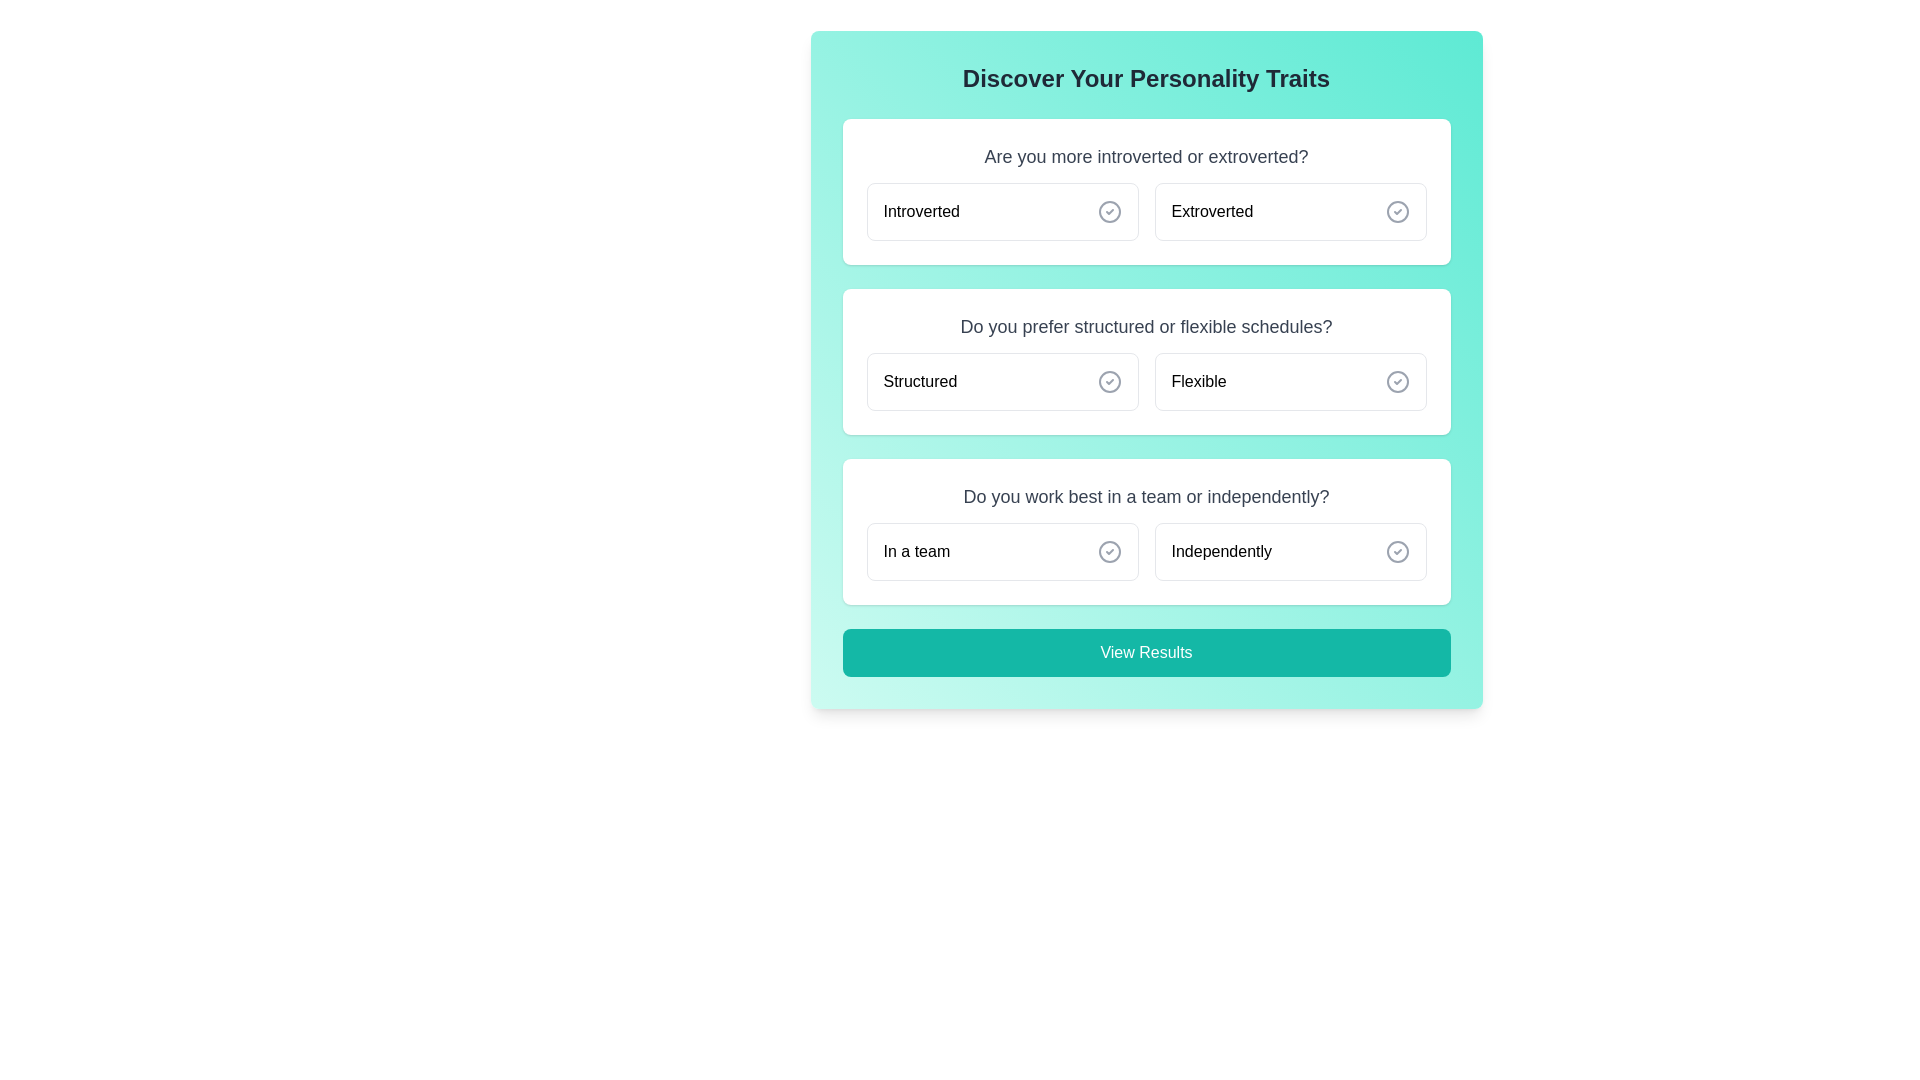 This screenshot has height=1080, width=1920. Describe the element at coordinates (1108, 381) in the screenshot. I see `the circular radio button icon with a check mark, located to the right of the text 'Structured' in the question 'Do you prefer structured or flexible schedules?'` at that location.